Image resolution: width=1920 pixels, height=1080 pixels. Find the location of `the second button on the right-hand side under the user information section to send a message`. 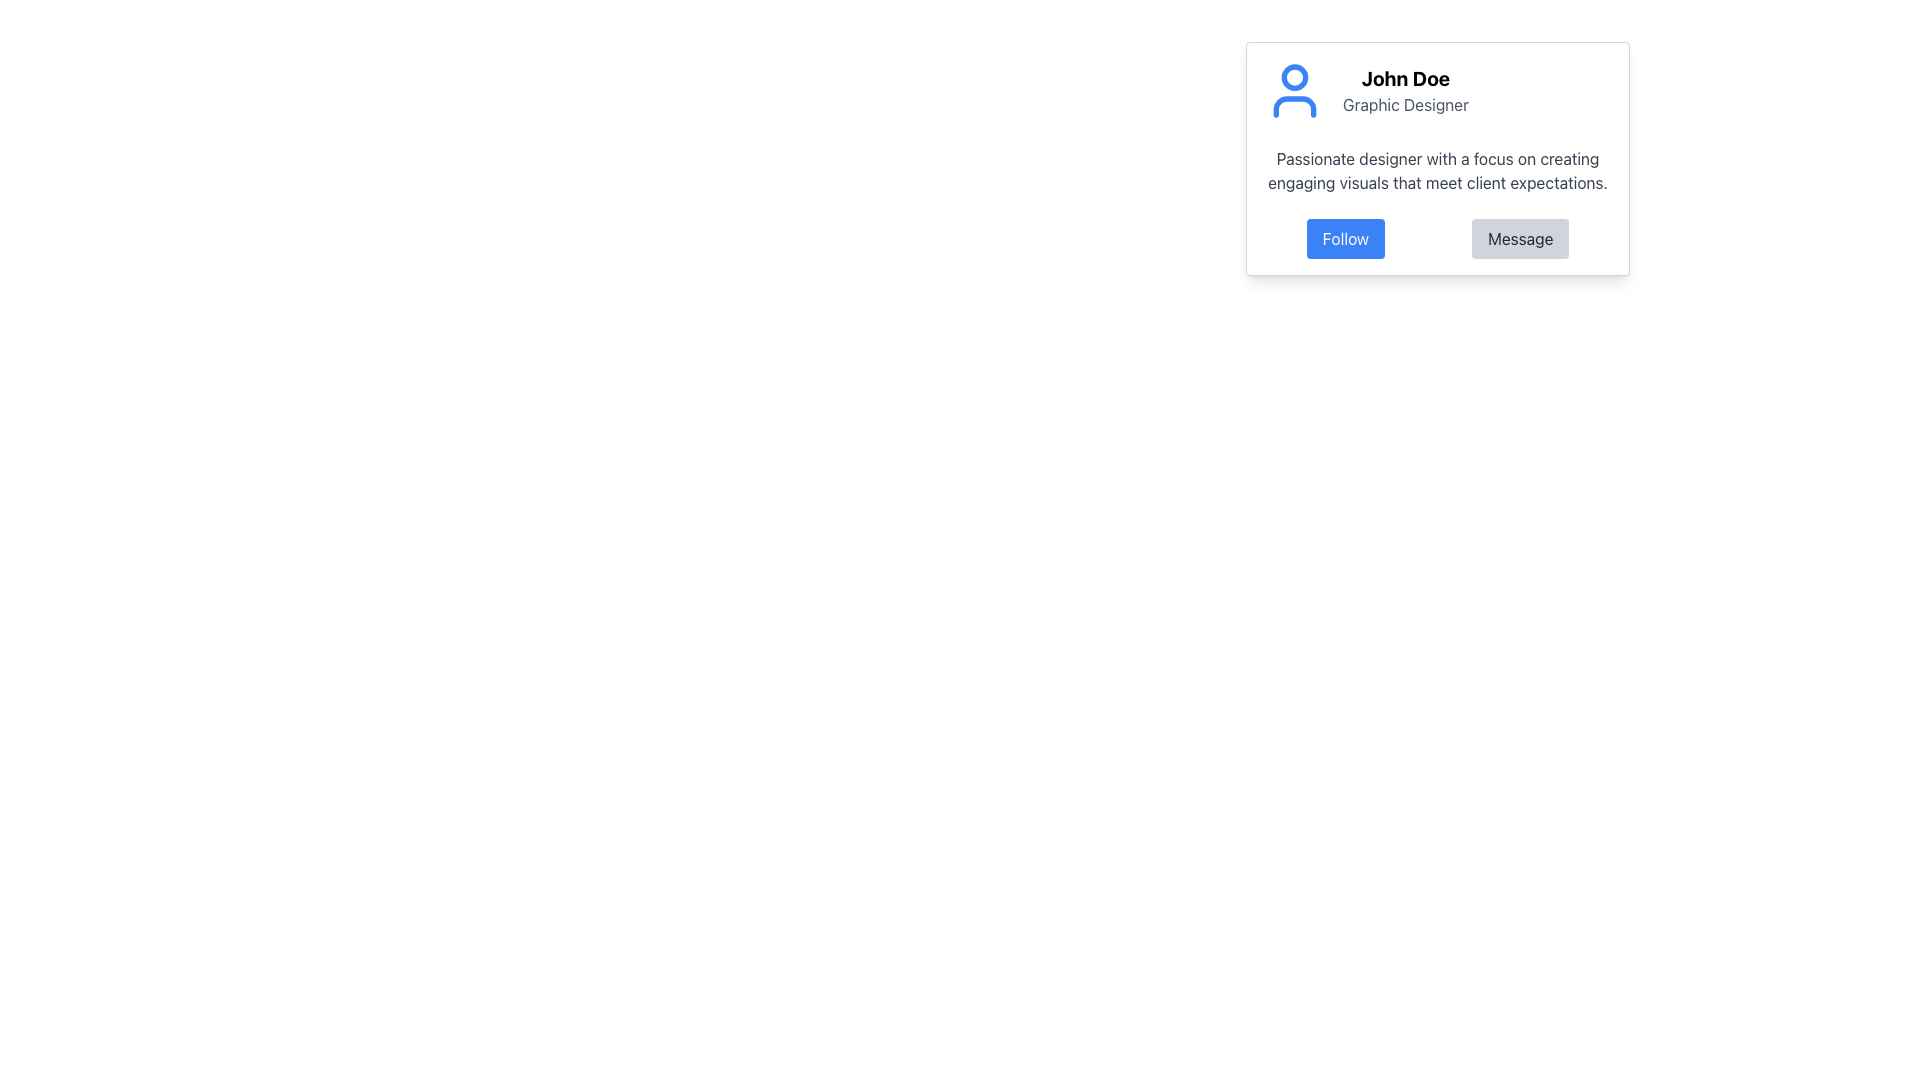

the second button on the right-hand side under the user information section to send a message is located at coordinates (1520, 238).